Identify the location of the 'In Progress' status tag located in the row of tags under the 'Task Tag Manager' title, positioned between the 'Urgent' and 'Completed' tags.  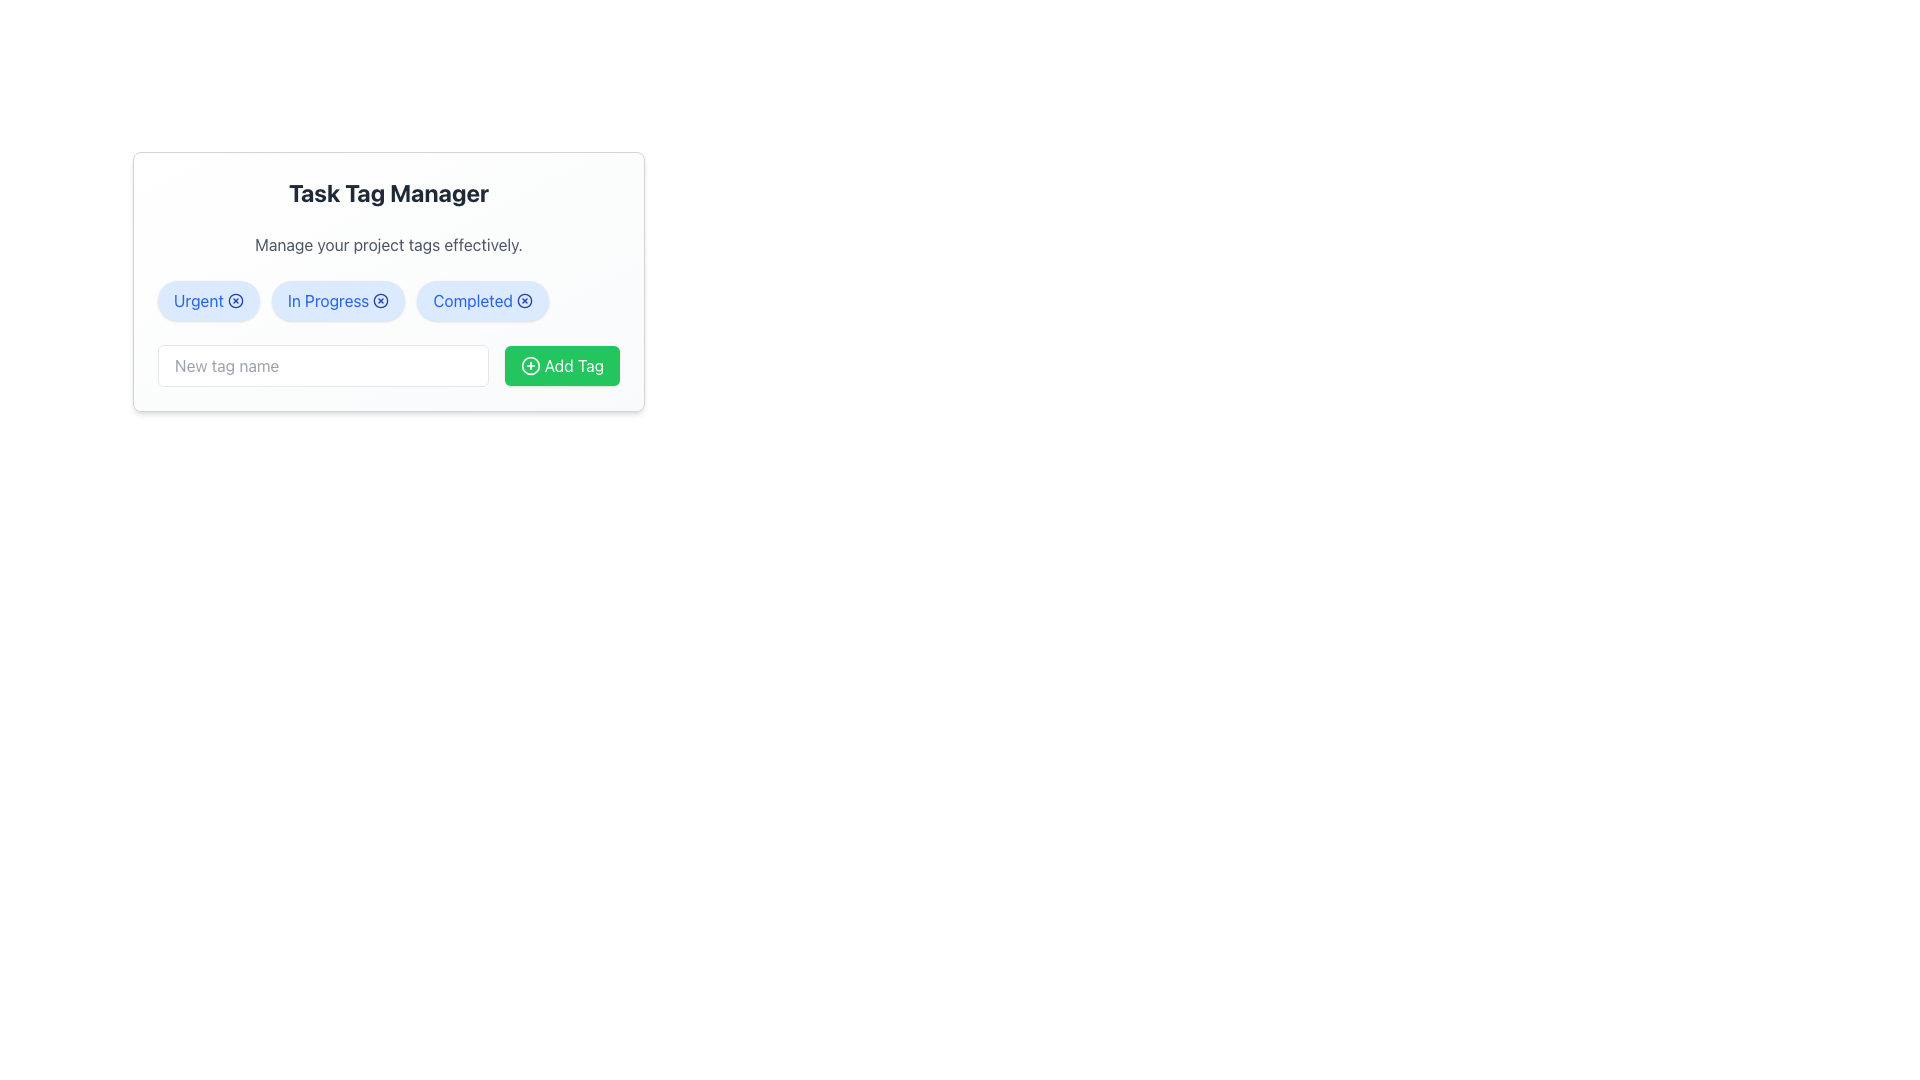
(328, 300).